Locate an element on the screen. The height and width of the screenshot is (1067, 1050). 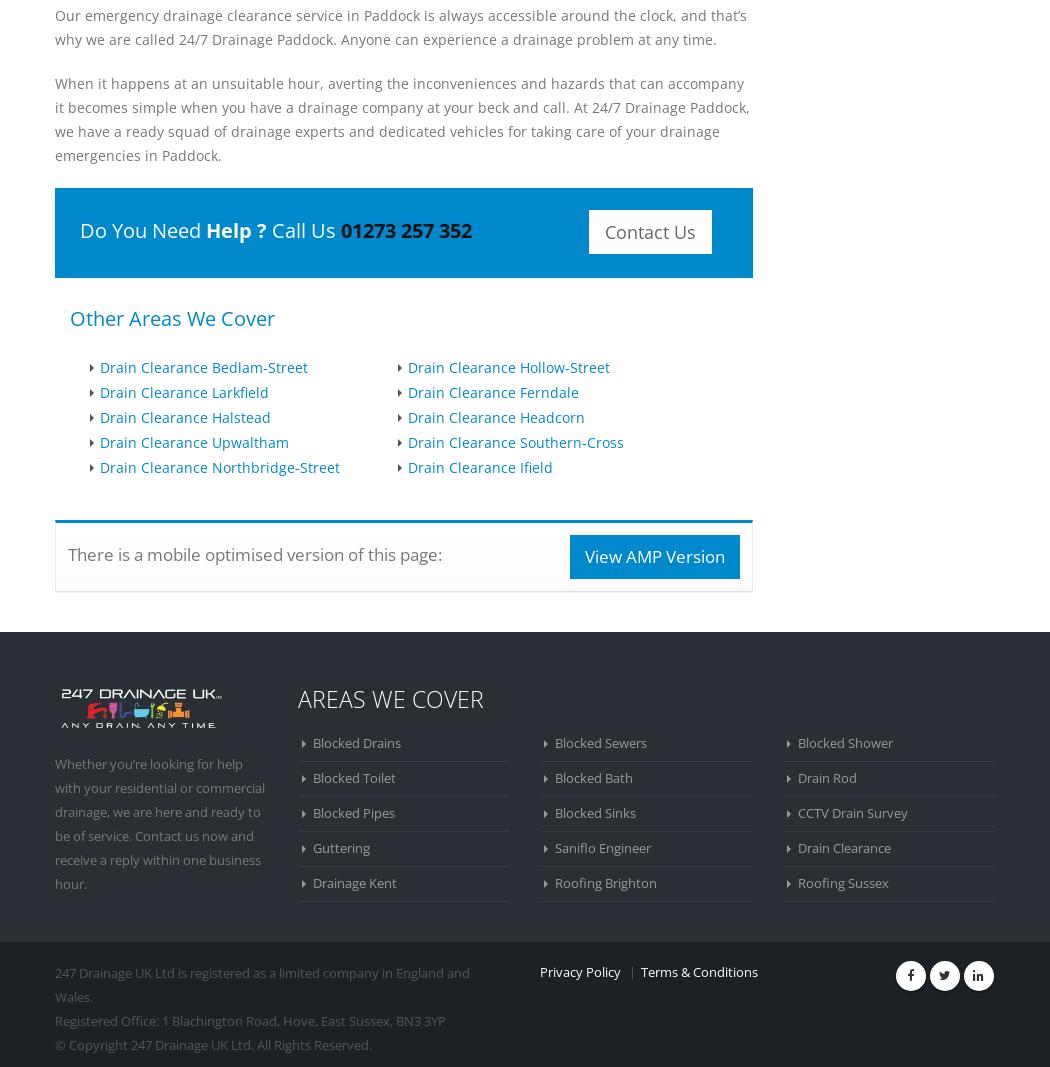
'CCTV Drain Survey' is located at coordinates (851, 812).